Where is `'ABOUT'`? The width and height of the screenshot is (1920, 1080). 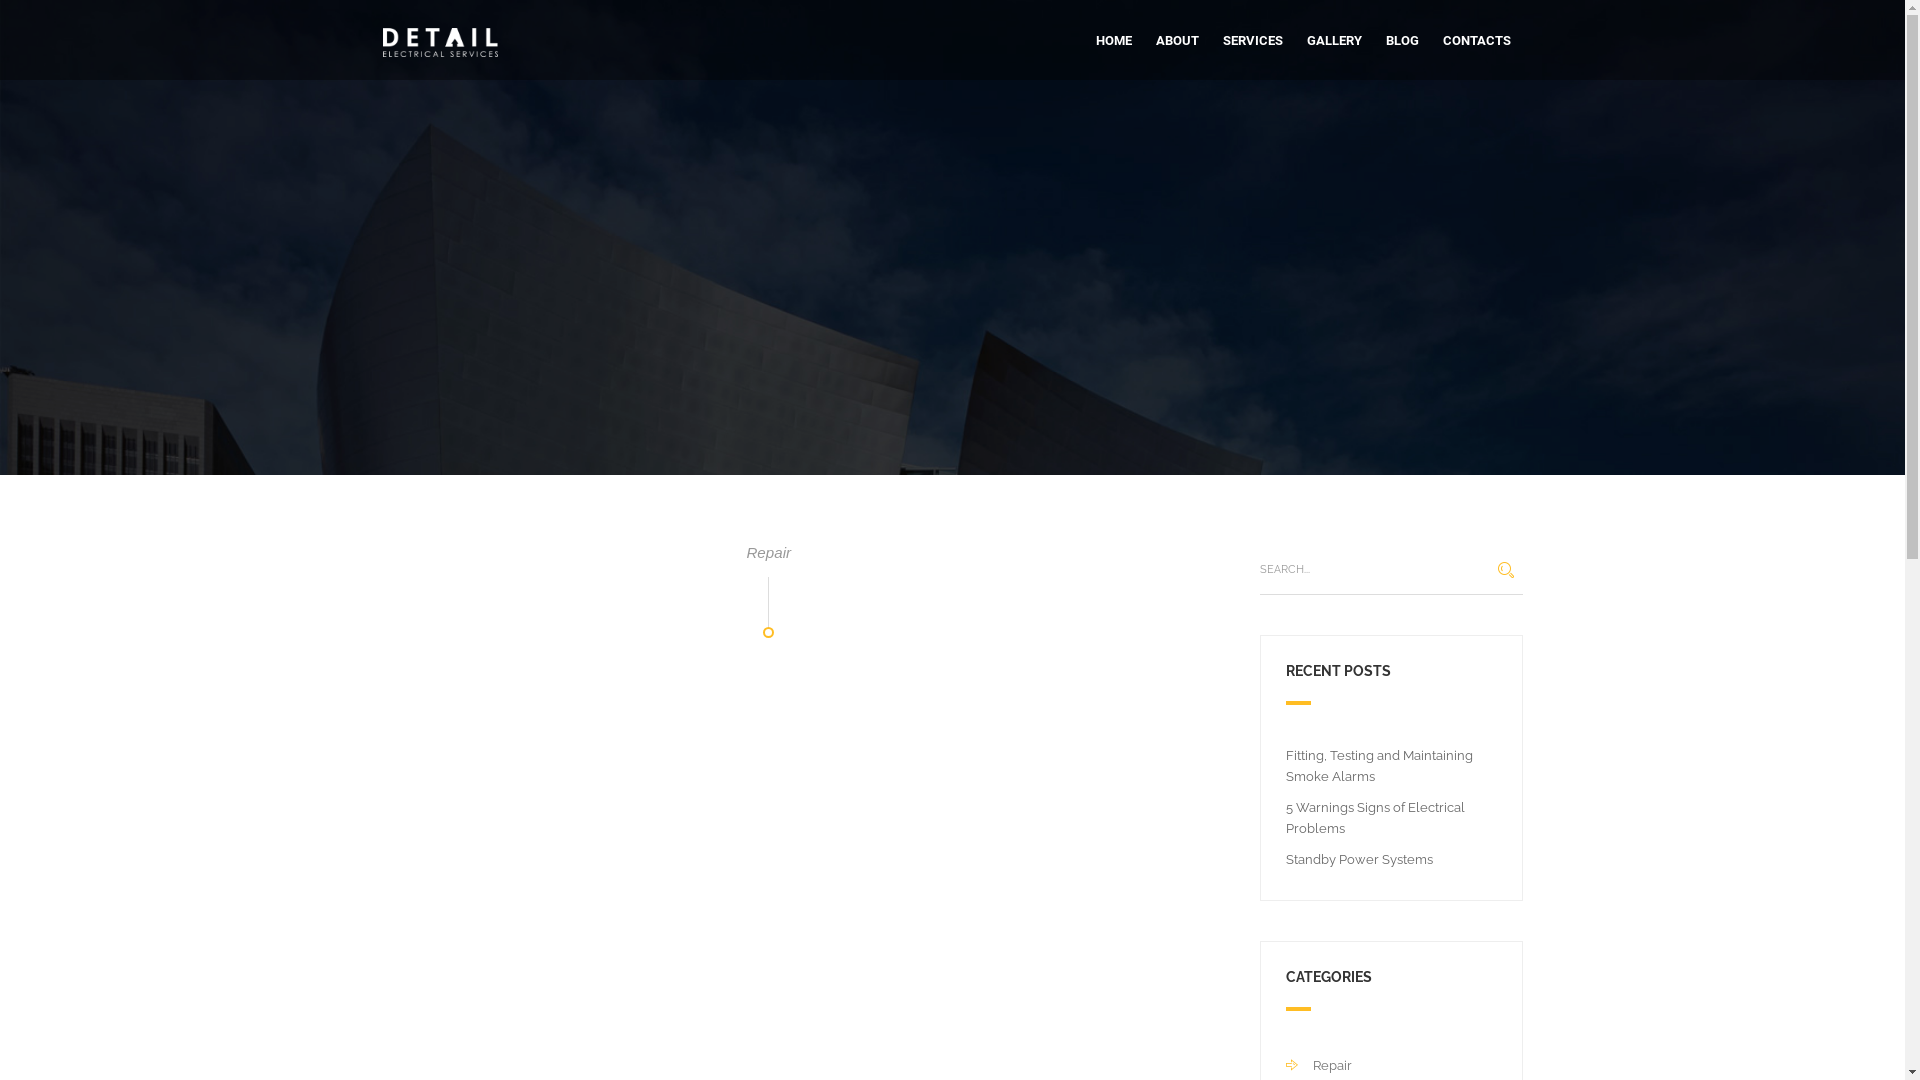 'ABOUT' is located at coordinates (1177, 41).